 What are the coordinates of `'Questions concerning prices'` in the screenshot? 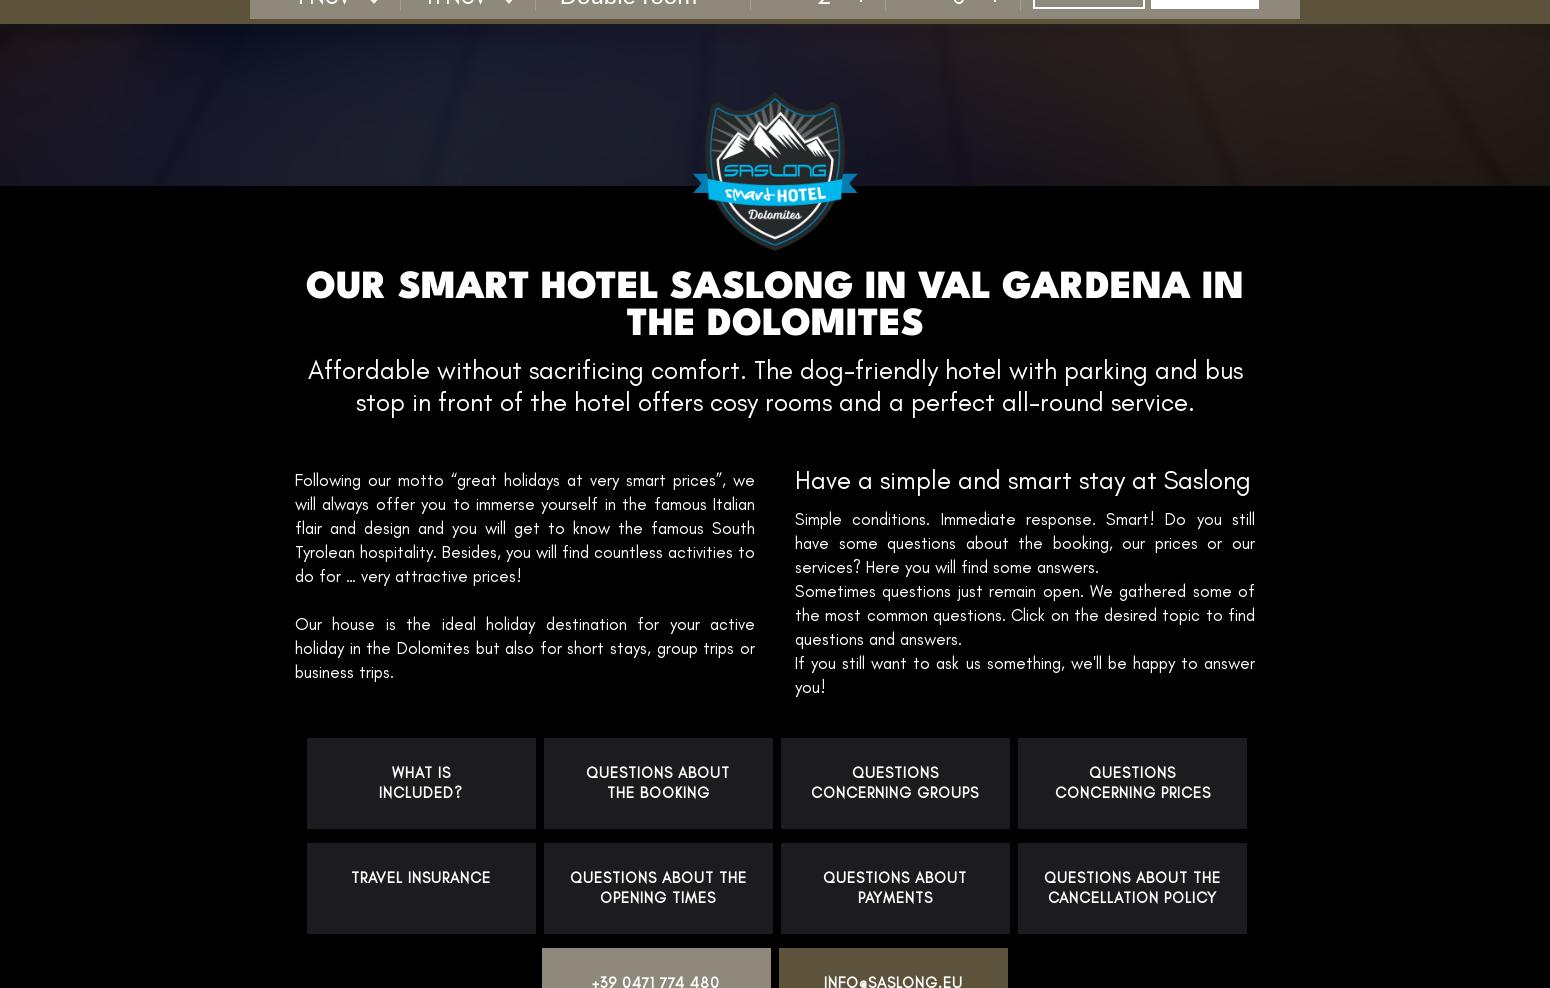 It's located at (1130, 781).